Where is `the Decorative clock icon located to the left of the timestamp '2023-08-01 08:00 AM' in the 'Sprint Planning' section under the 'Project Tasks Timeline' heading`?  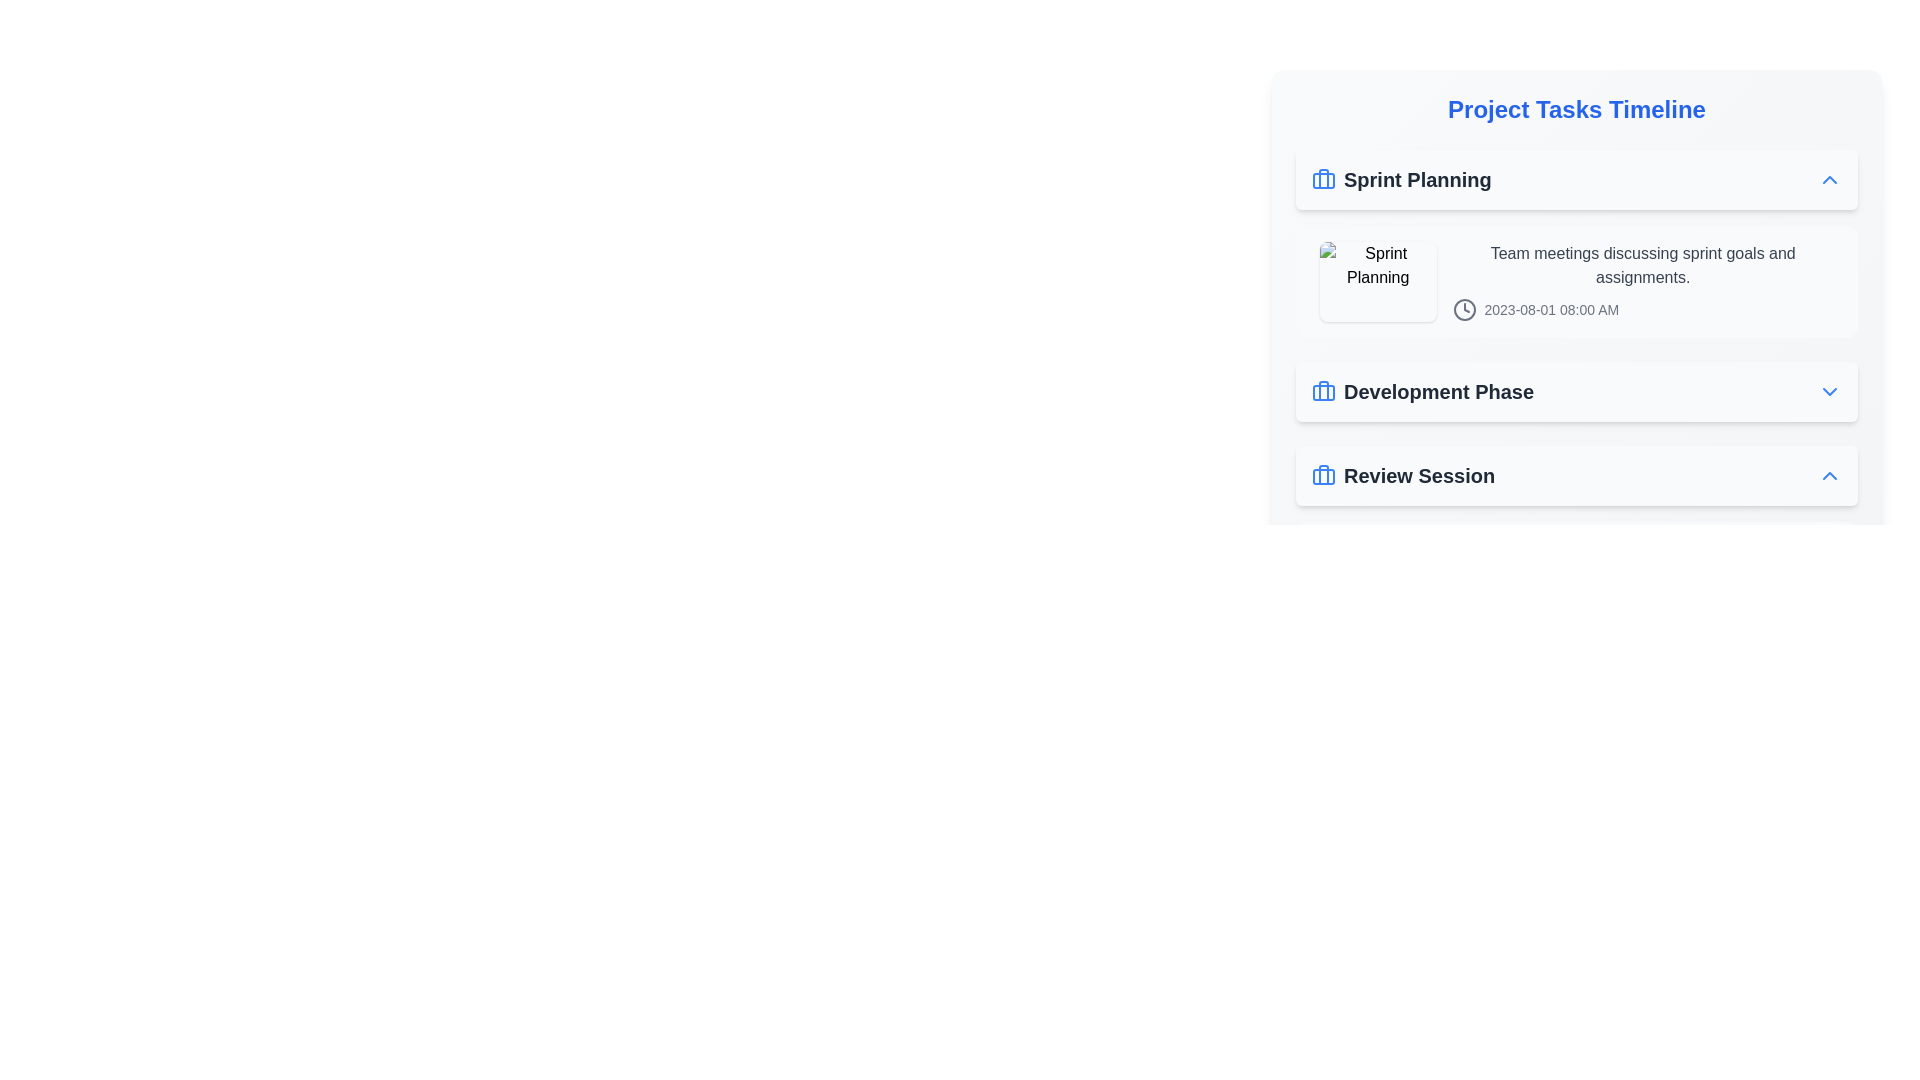
the Decorative clock icon located to the left of the timestamp '2023-08-01 08:00 AM' in the 'Sprint Planning' section under the 'Project Tasks Timeline' heading is located at coordinates (1464, 309).